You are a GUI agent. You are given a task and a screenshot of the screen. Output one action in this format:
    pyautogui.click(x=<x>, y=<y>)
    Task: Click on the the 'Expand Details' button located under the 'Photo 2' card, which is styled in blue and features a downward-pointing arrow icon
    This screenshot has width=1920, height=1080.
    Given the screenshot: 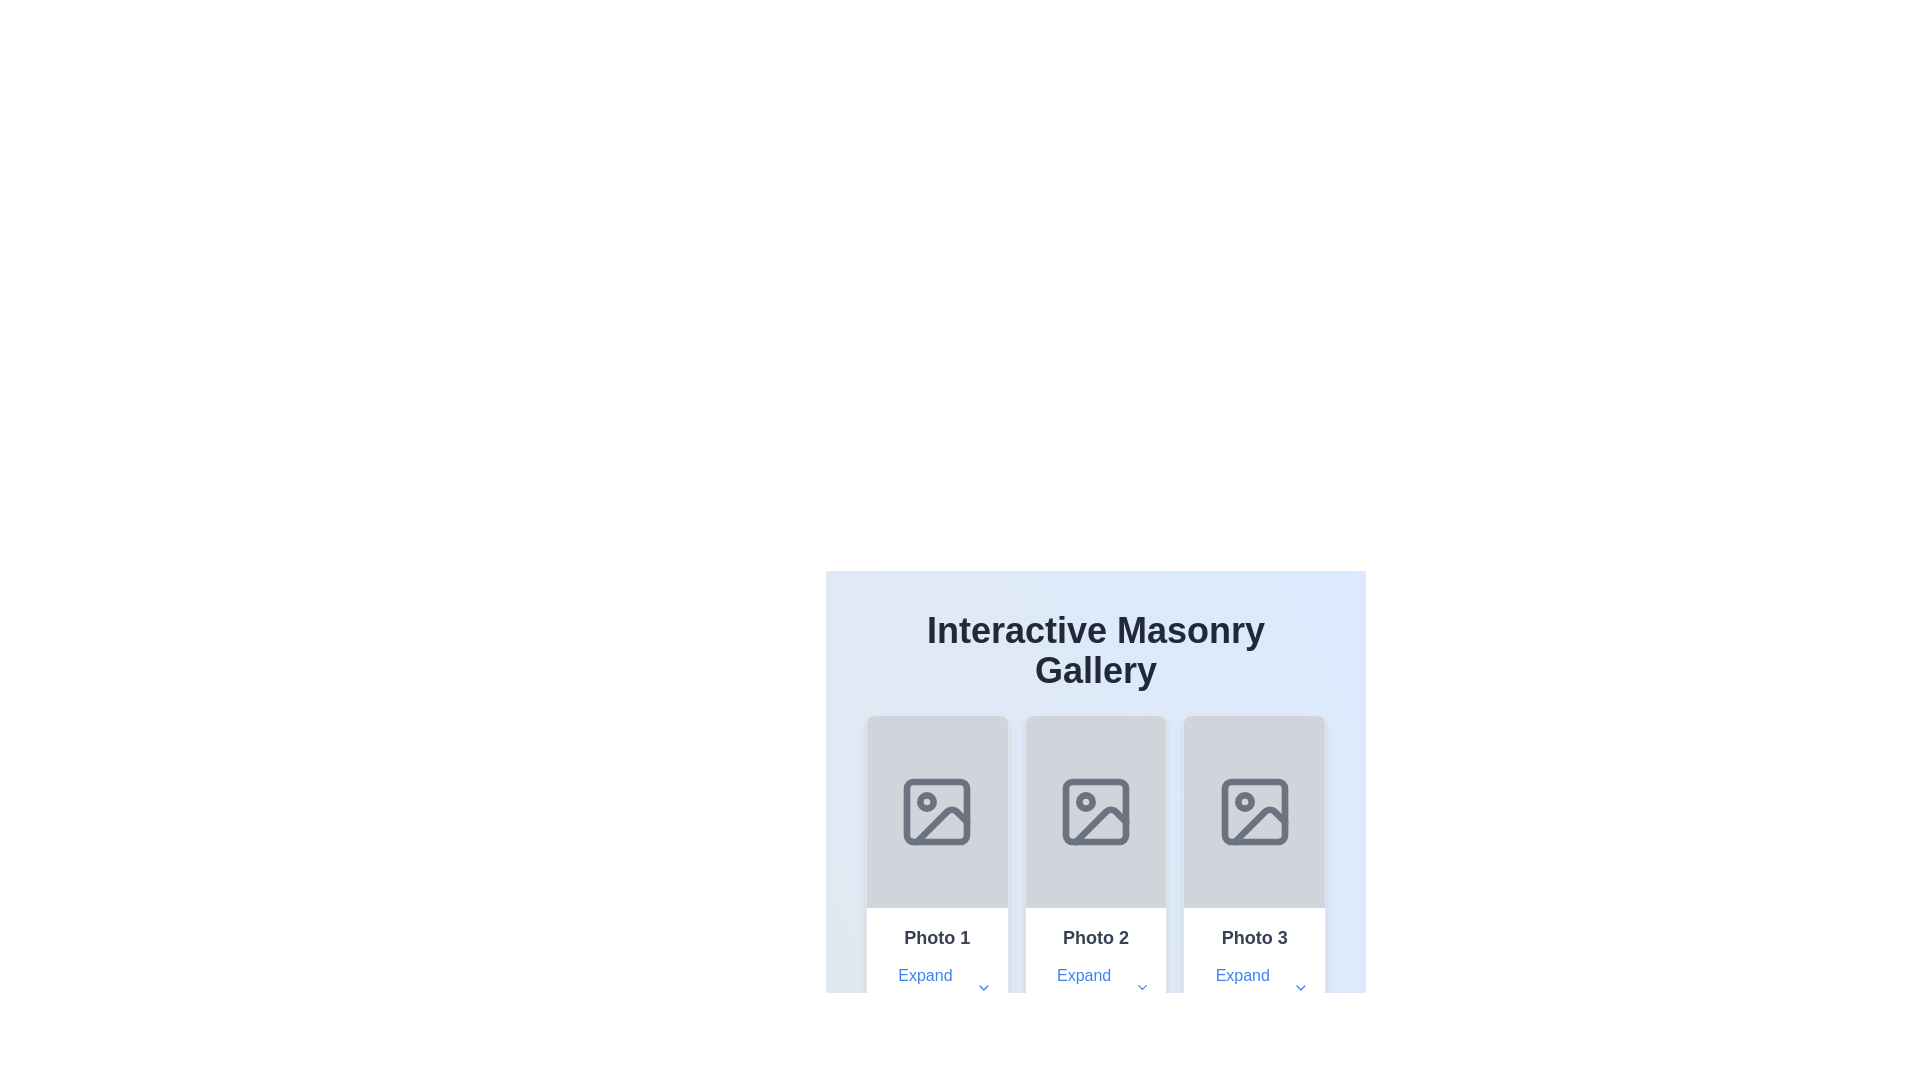 What is the action you would take?
    pyautogui.click(x=1094, y=986)
    